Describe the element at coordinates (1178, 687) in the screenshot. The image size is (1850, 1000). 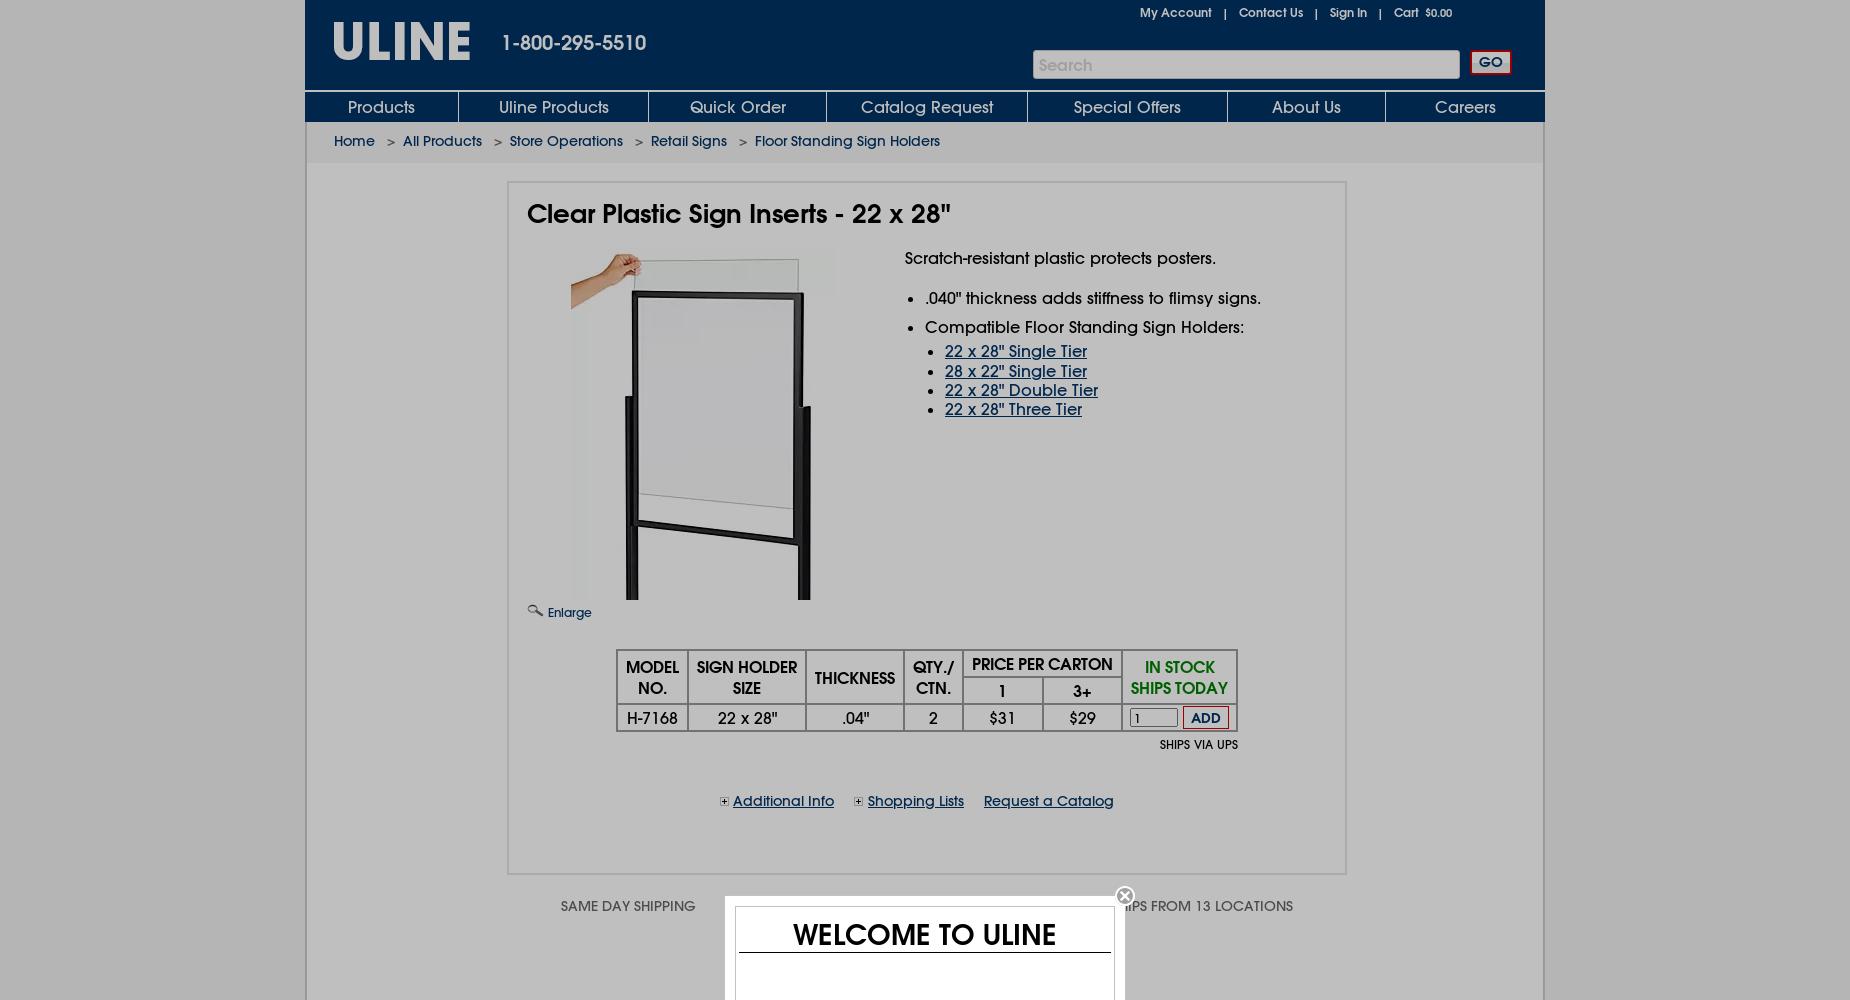
I see `'SHIPS TODAY'` at that location.